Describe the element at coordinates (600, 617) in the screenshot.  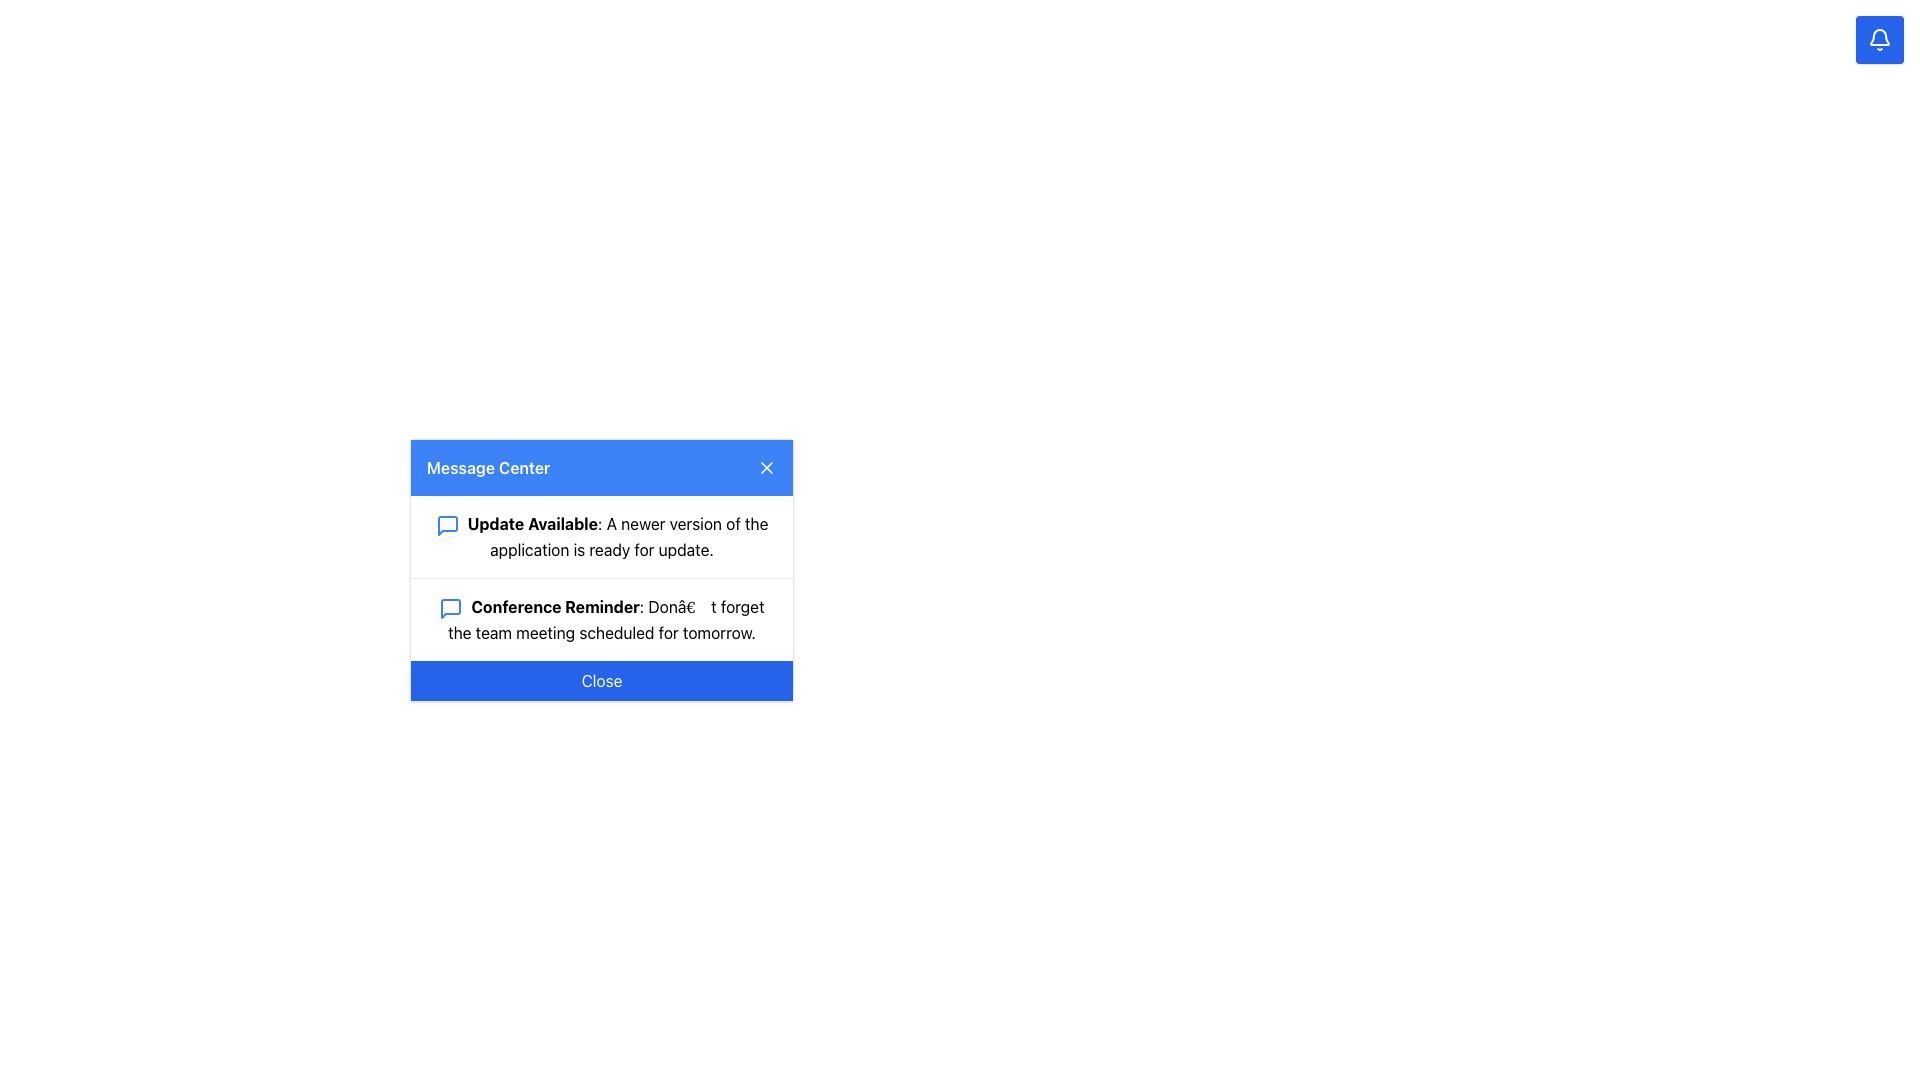
I see `the Notification Item with the bold heading 'Conference Reminder' and the text 'Don’t forget the team meeting scheduled for tomorrow.'` at that location.